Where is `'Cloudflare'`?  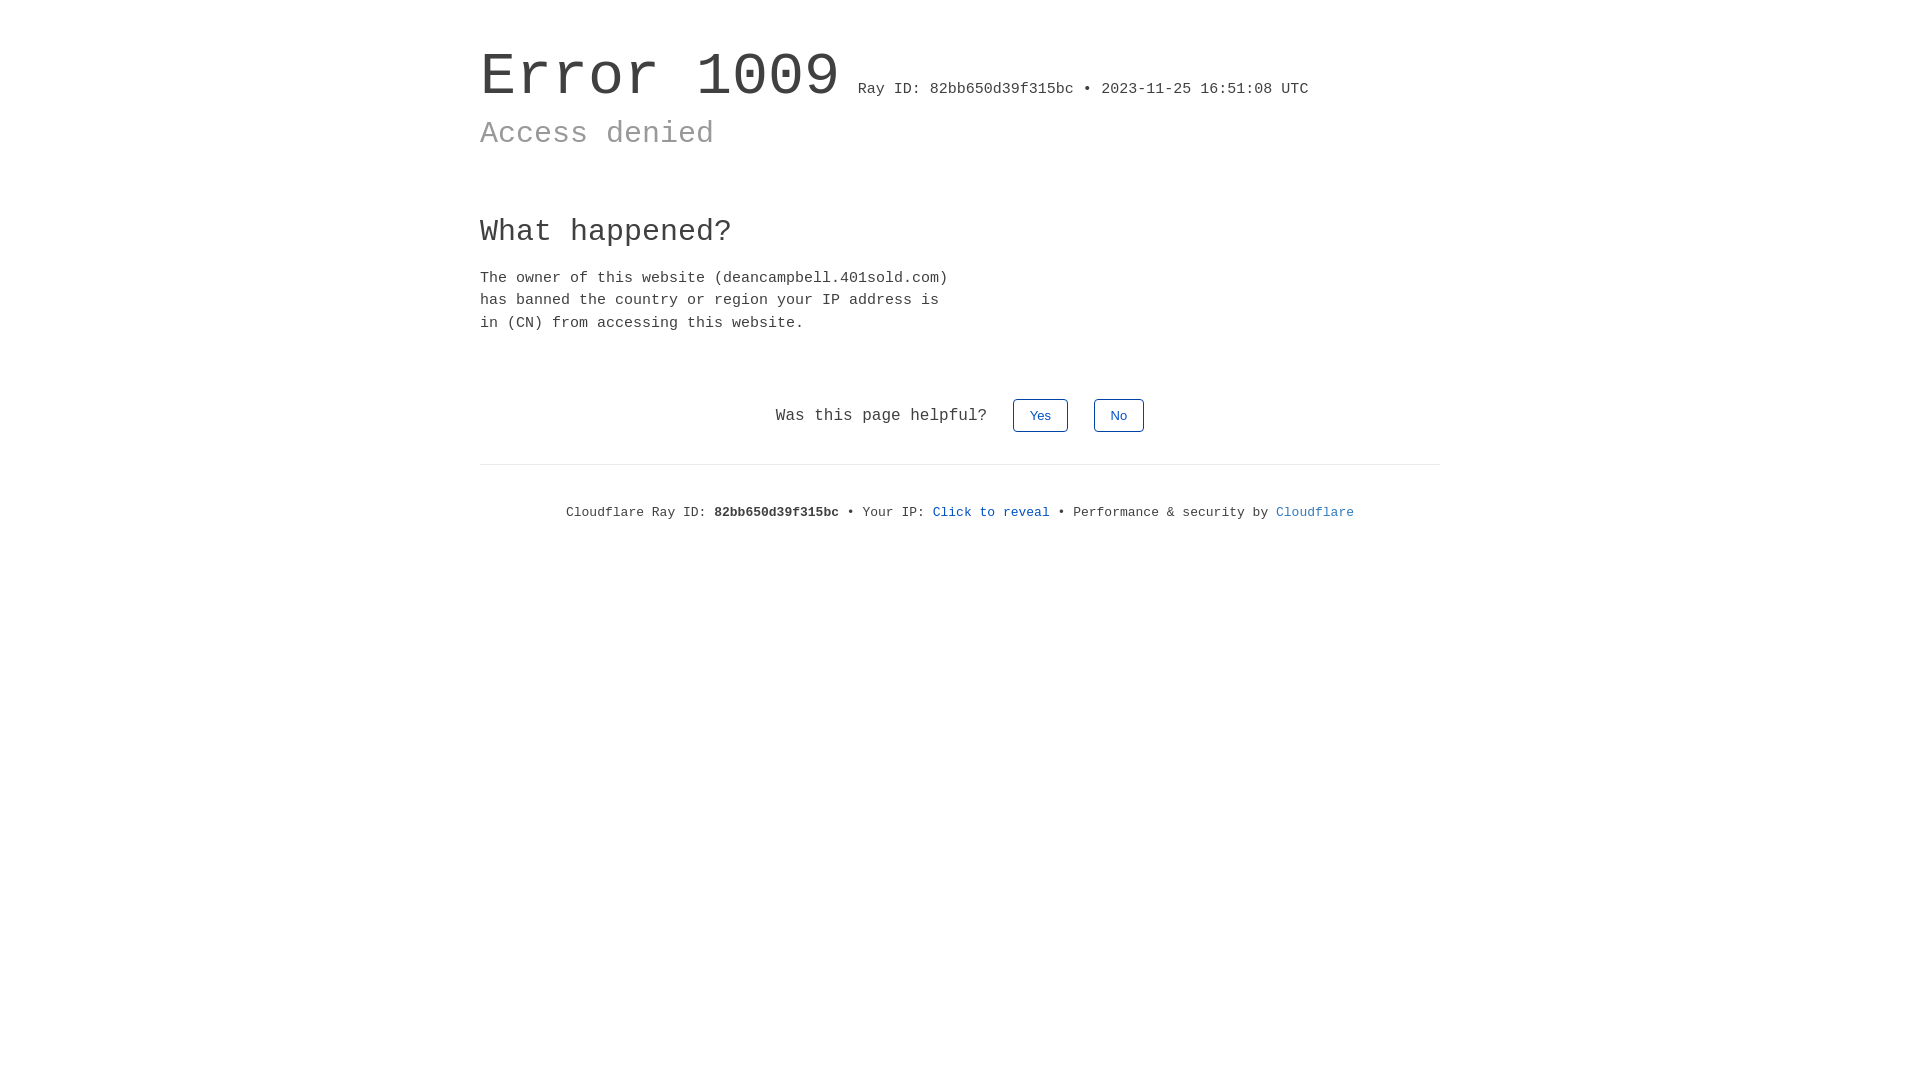
'Cloudflare' is located at coordinates (1315, 511).